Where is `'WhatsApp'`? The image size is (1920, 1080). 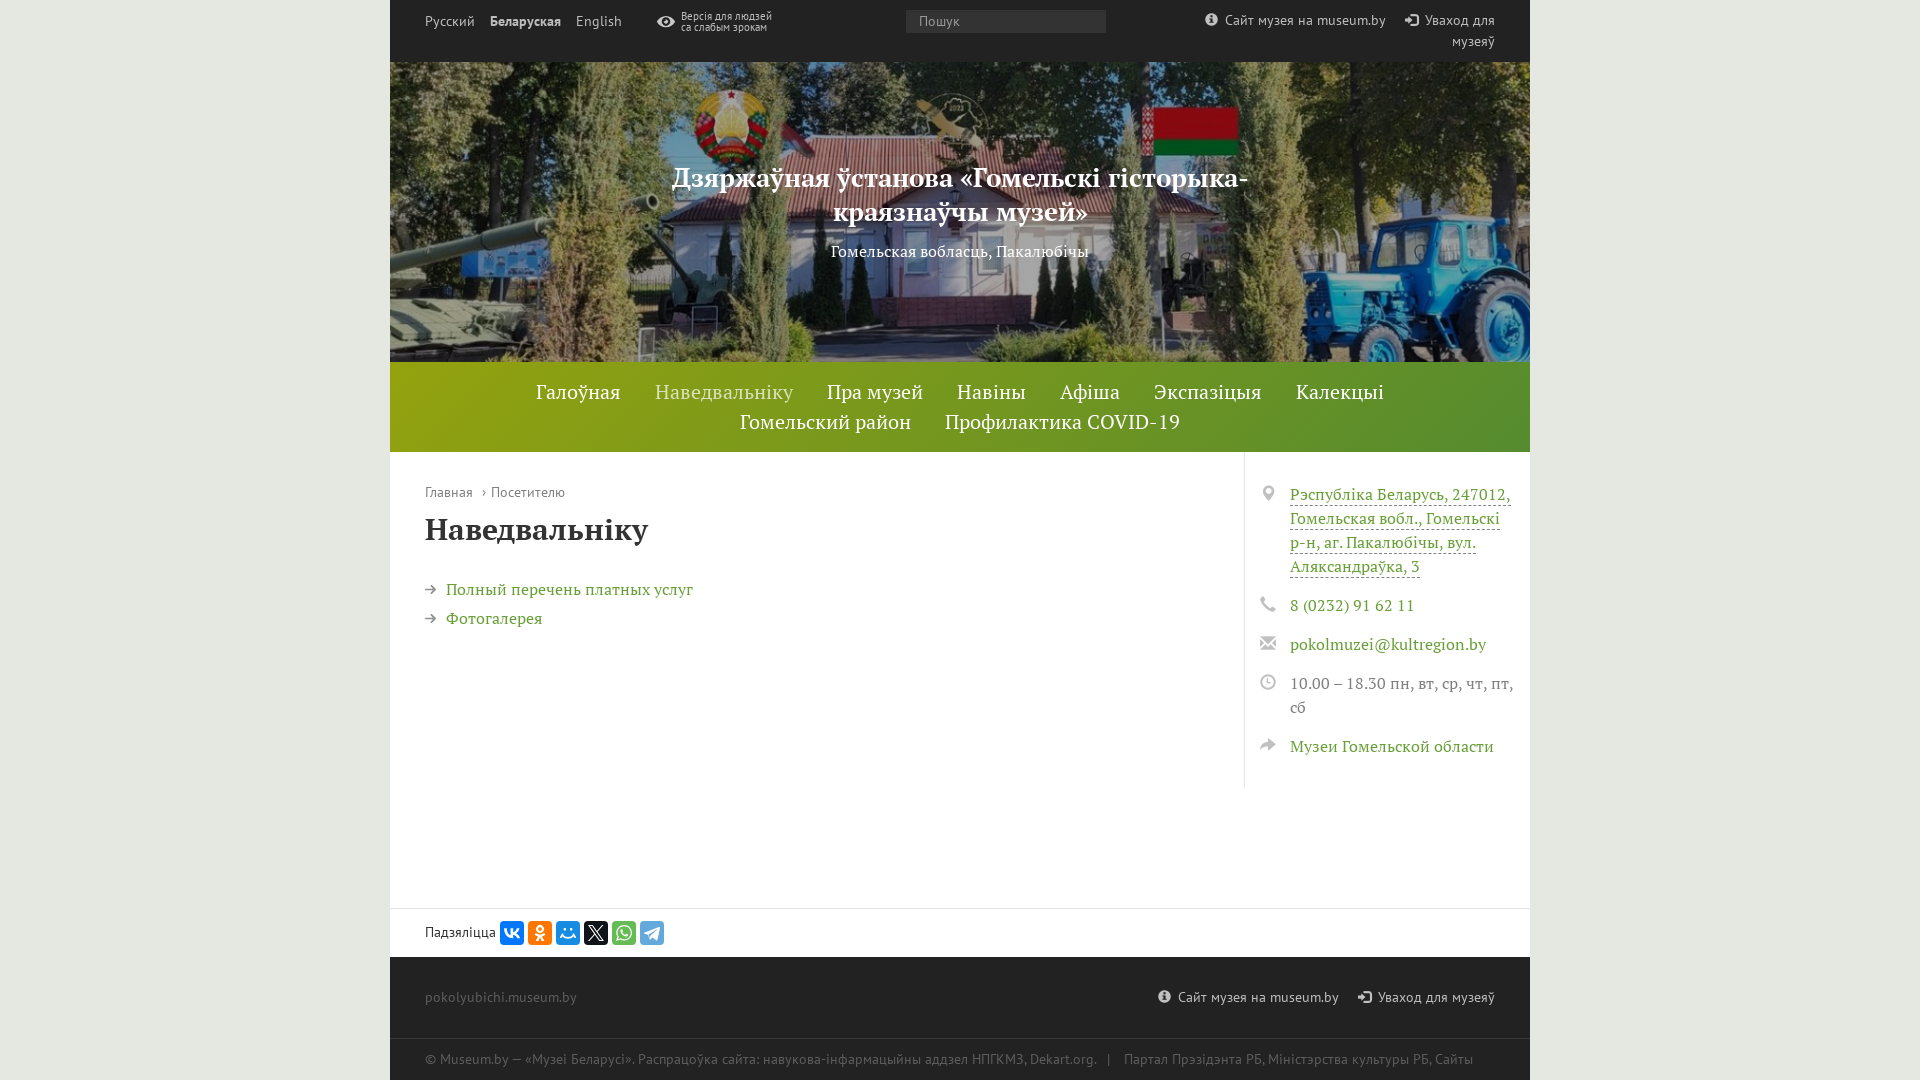
'WhatsApp' is located at coordinates (623, 933).